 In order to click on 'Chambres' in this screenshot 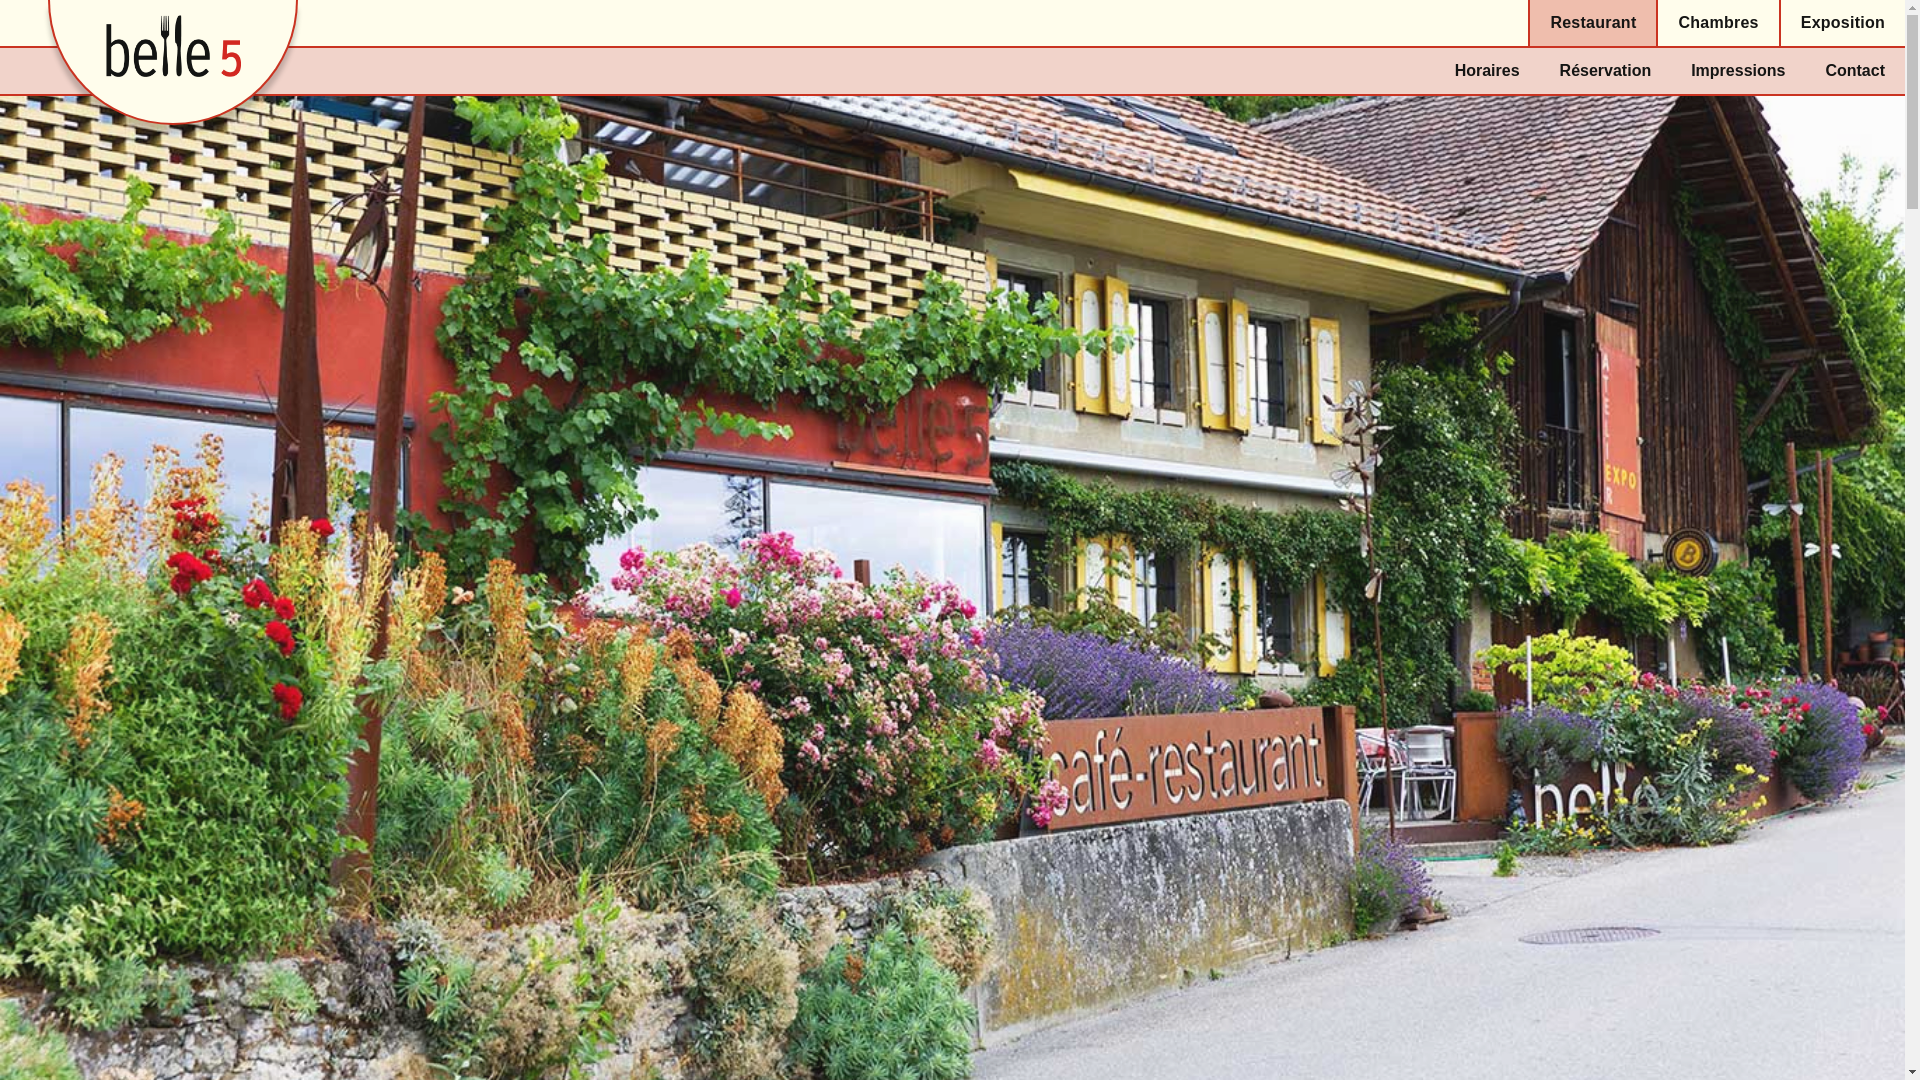, I will do `click(1717, 23)`.